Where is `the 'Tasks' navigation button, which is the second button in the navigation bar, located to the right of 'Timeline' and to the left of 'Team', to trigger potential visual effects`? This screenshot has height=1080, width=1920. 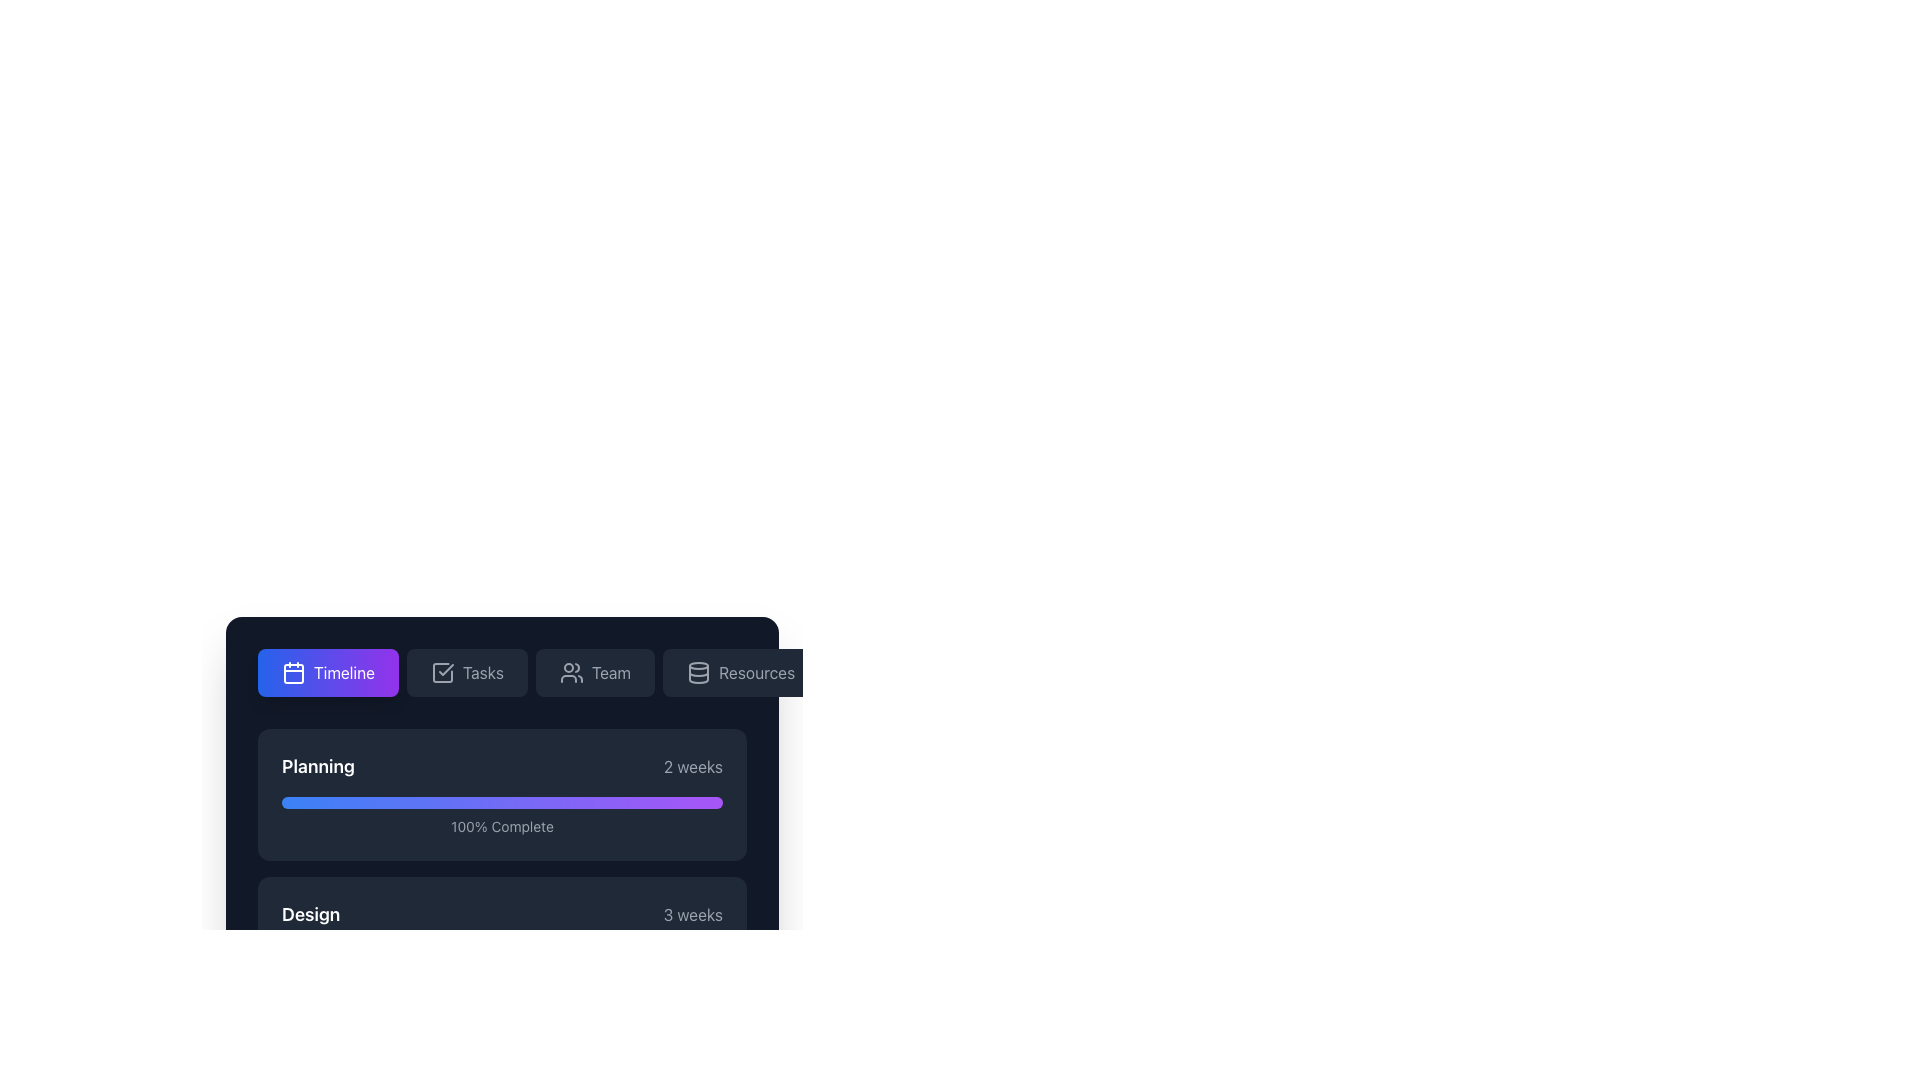 the 'Tasks' navigation button, which is the second button in the navigation bar, located to the right of 'Timeline' and to the left of 'Team', to trigger potential visual effects is located at coordinates (466, 672).